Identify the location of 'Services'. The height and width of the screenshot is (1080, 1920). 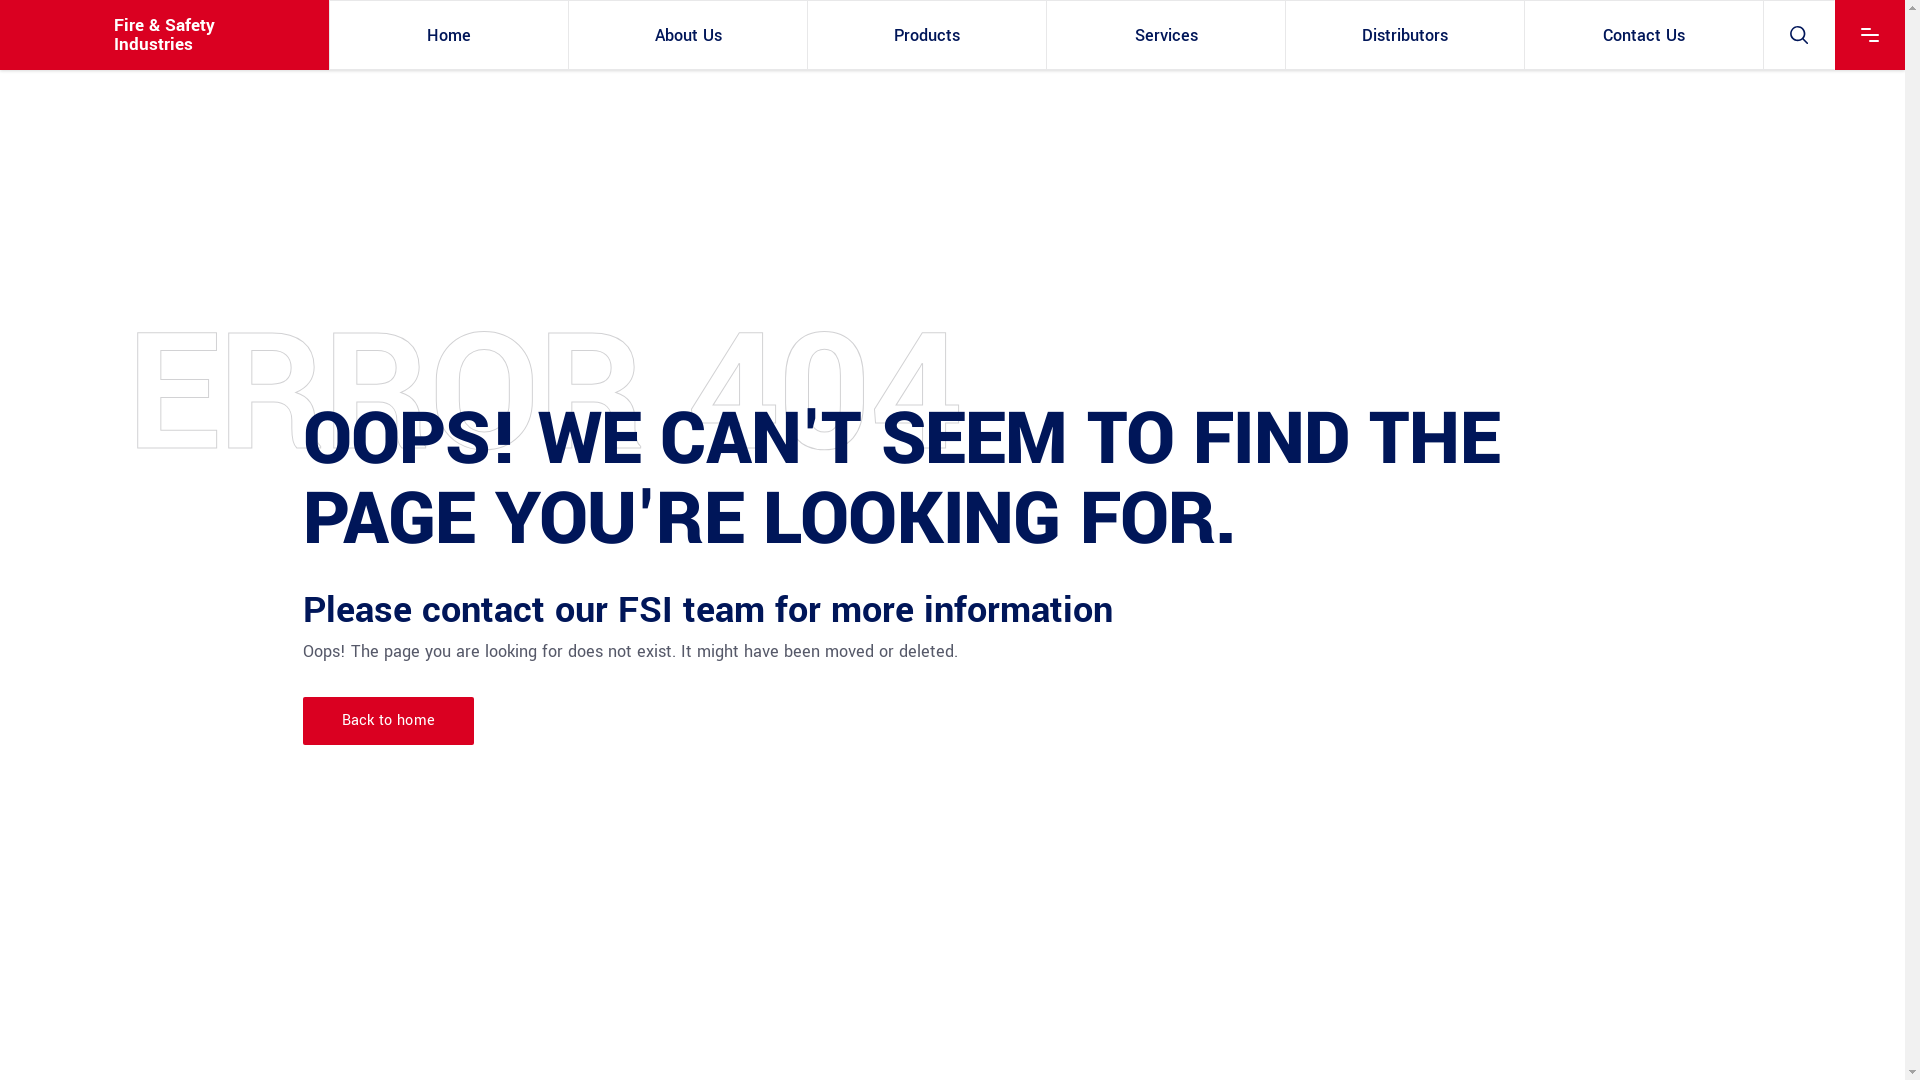
(1166, 34).